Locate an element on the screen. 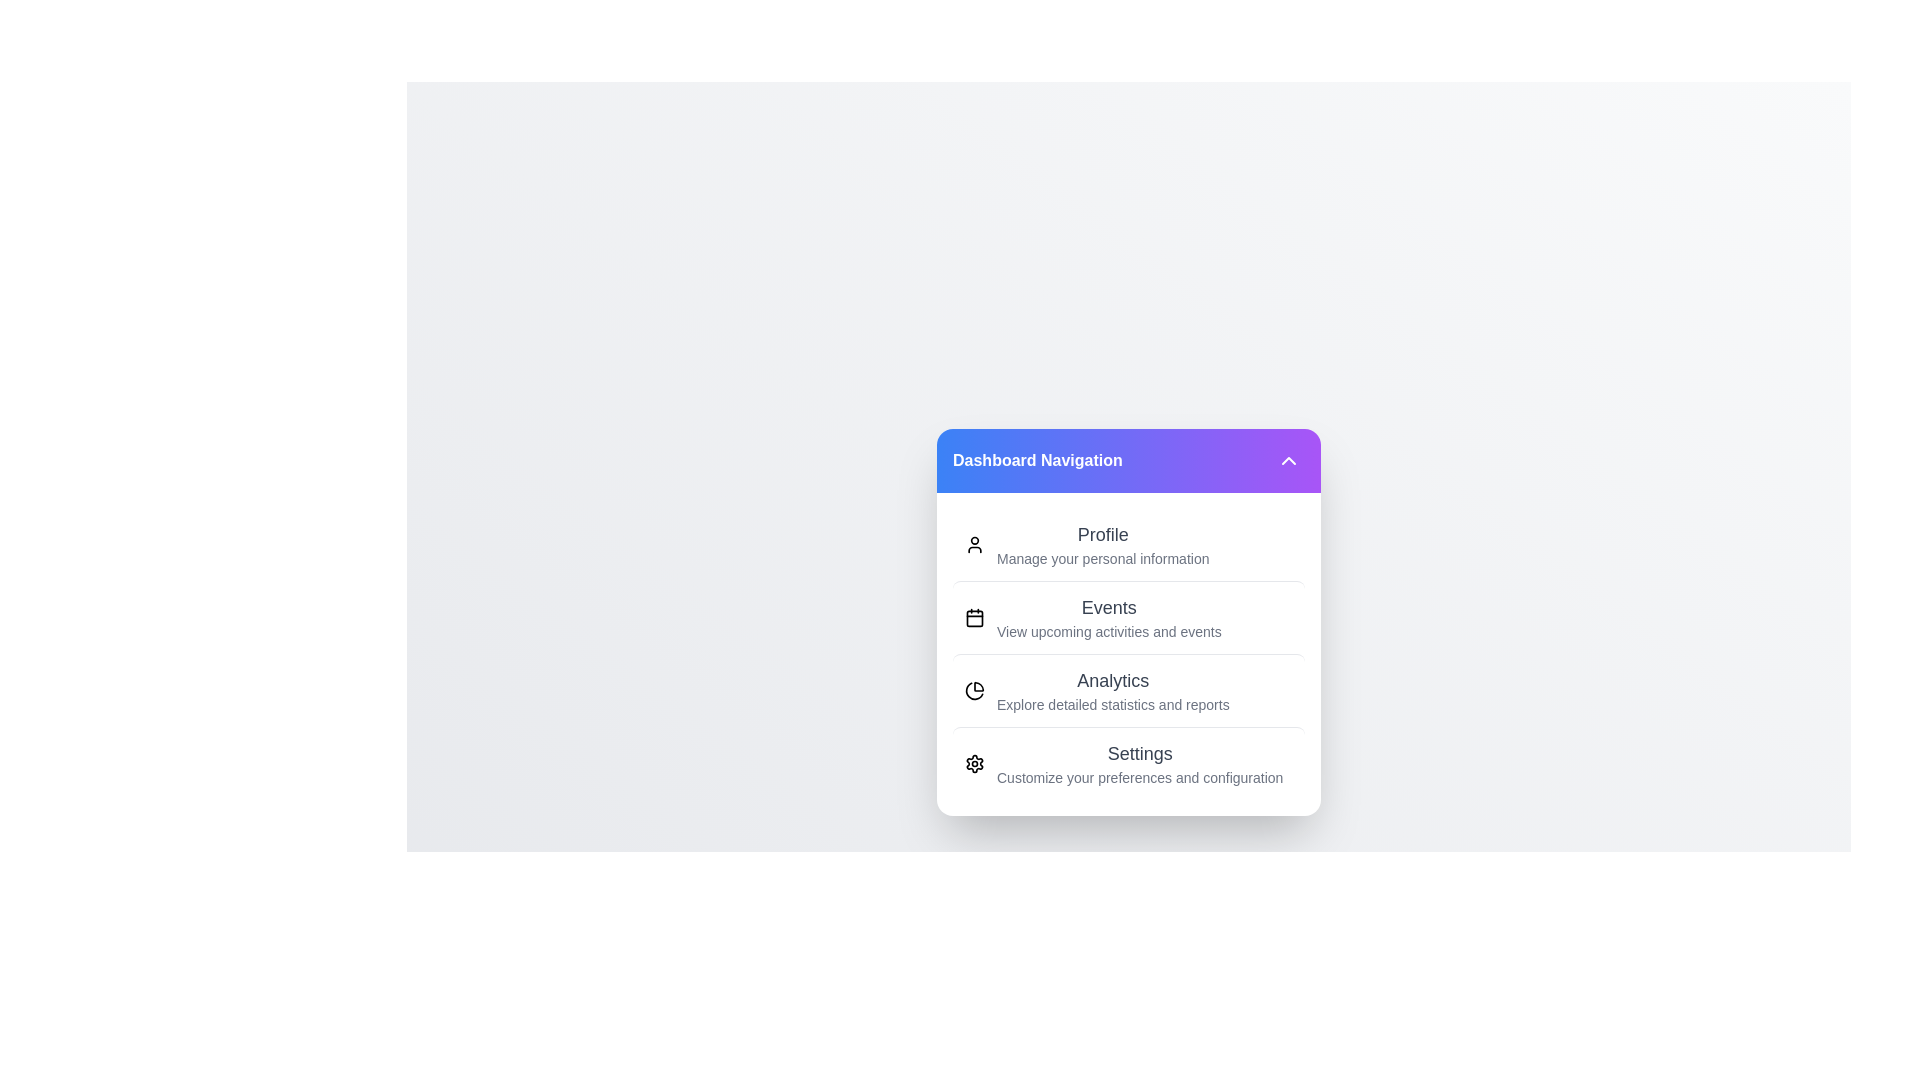 The image size is (1920, 1080). the menu option Analytics is located at coordinates (1128, 689).